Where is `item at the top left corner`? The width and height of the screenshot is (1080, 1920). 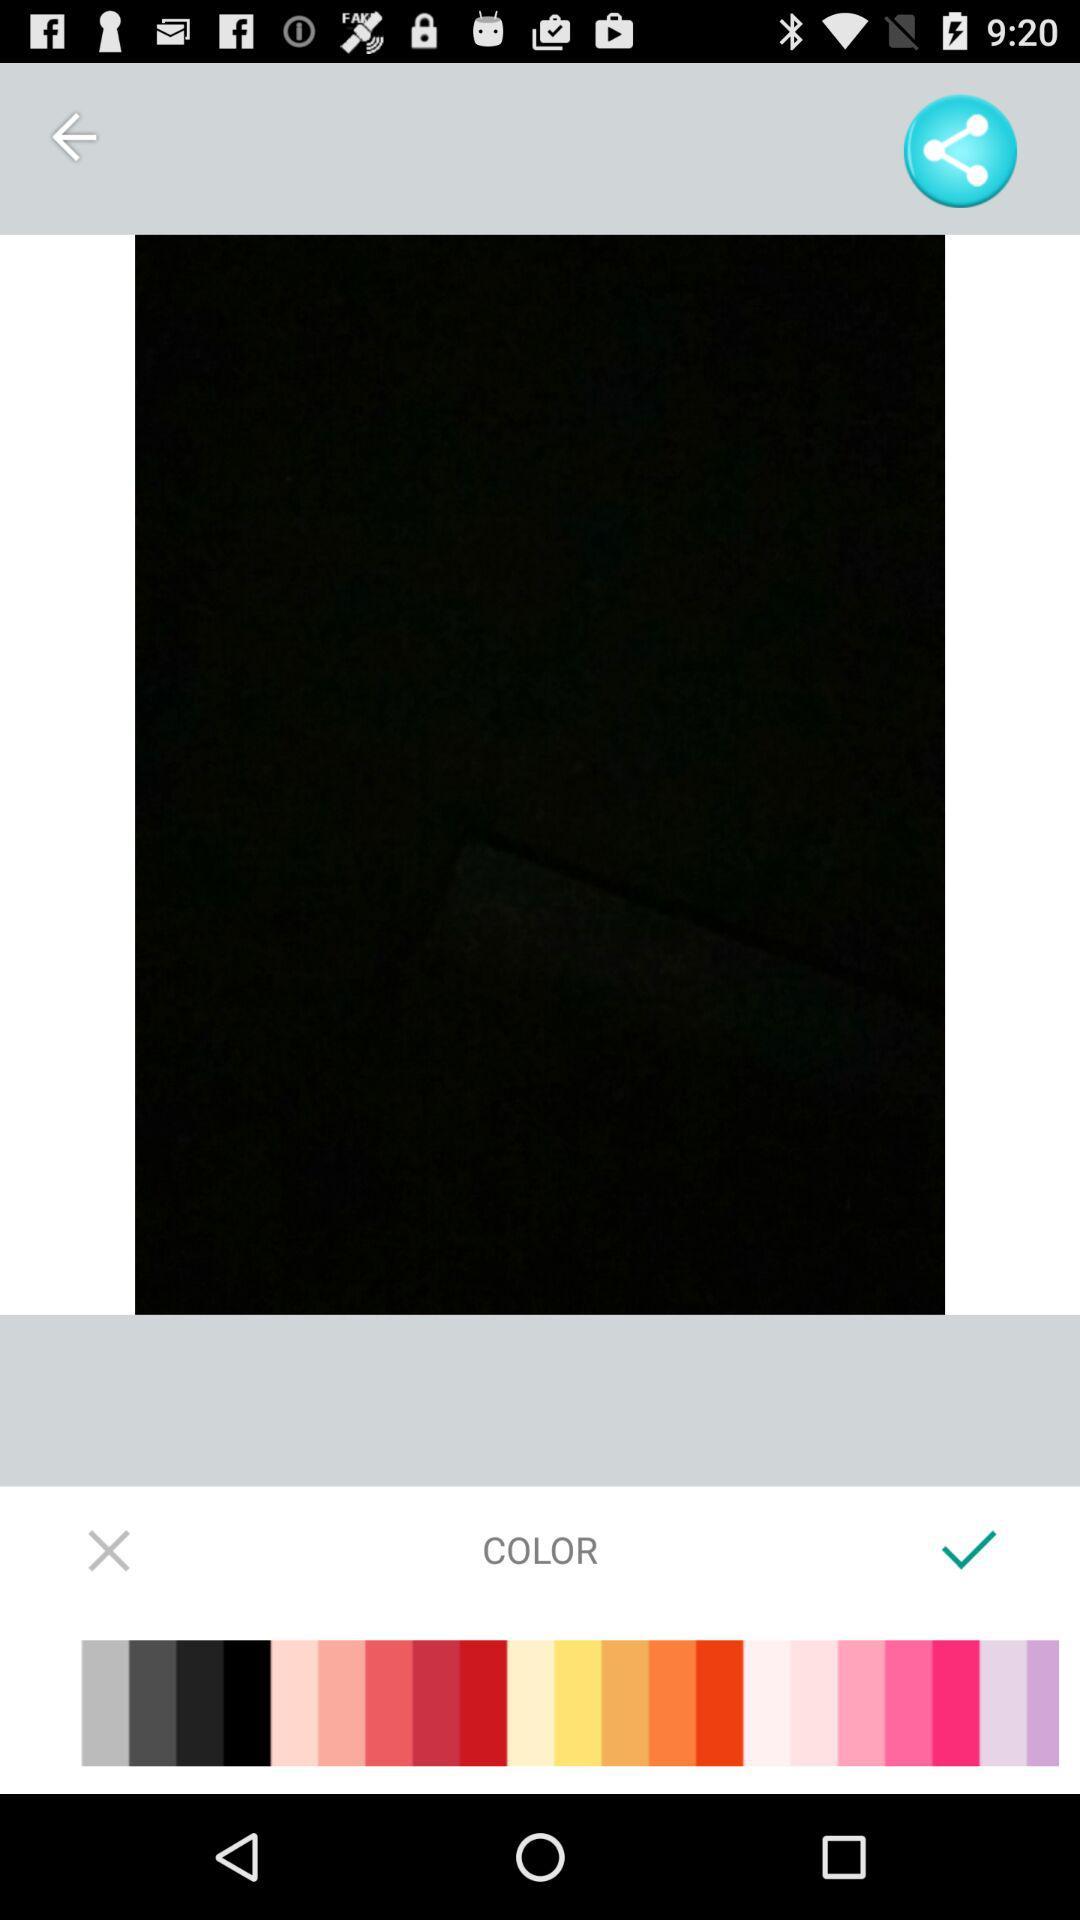
item at the top left corner is located at coordinates (72, 135).